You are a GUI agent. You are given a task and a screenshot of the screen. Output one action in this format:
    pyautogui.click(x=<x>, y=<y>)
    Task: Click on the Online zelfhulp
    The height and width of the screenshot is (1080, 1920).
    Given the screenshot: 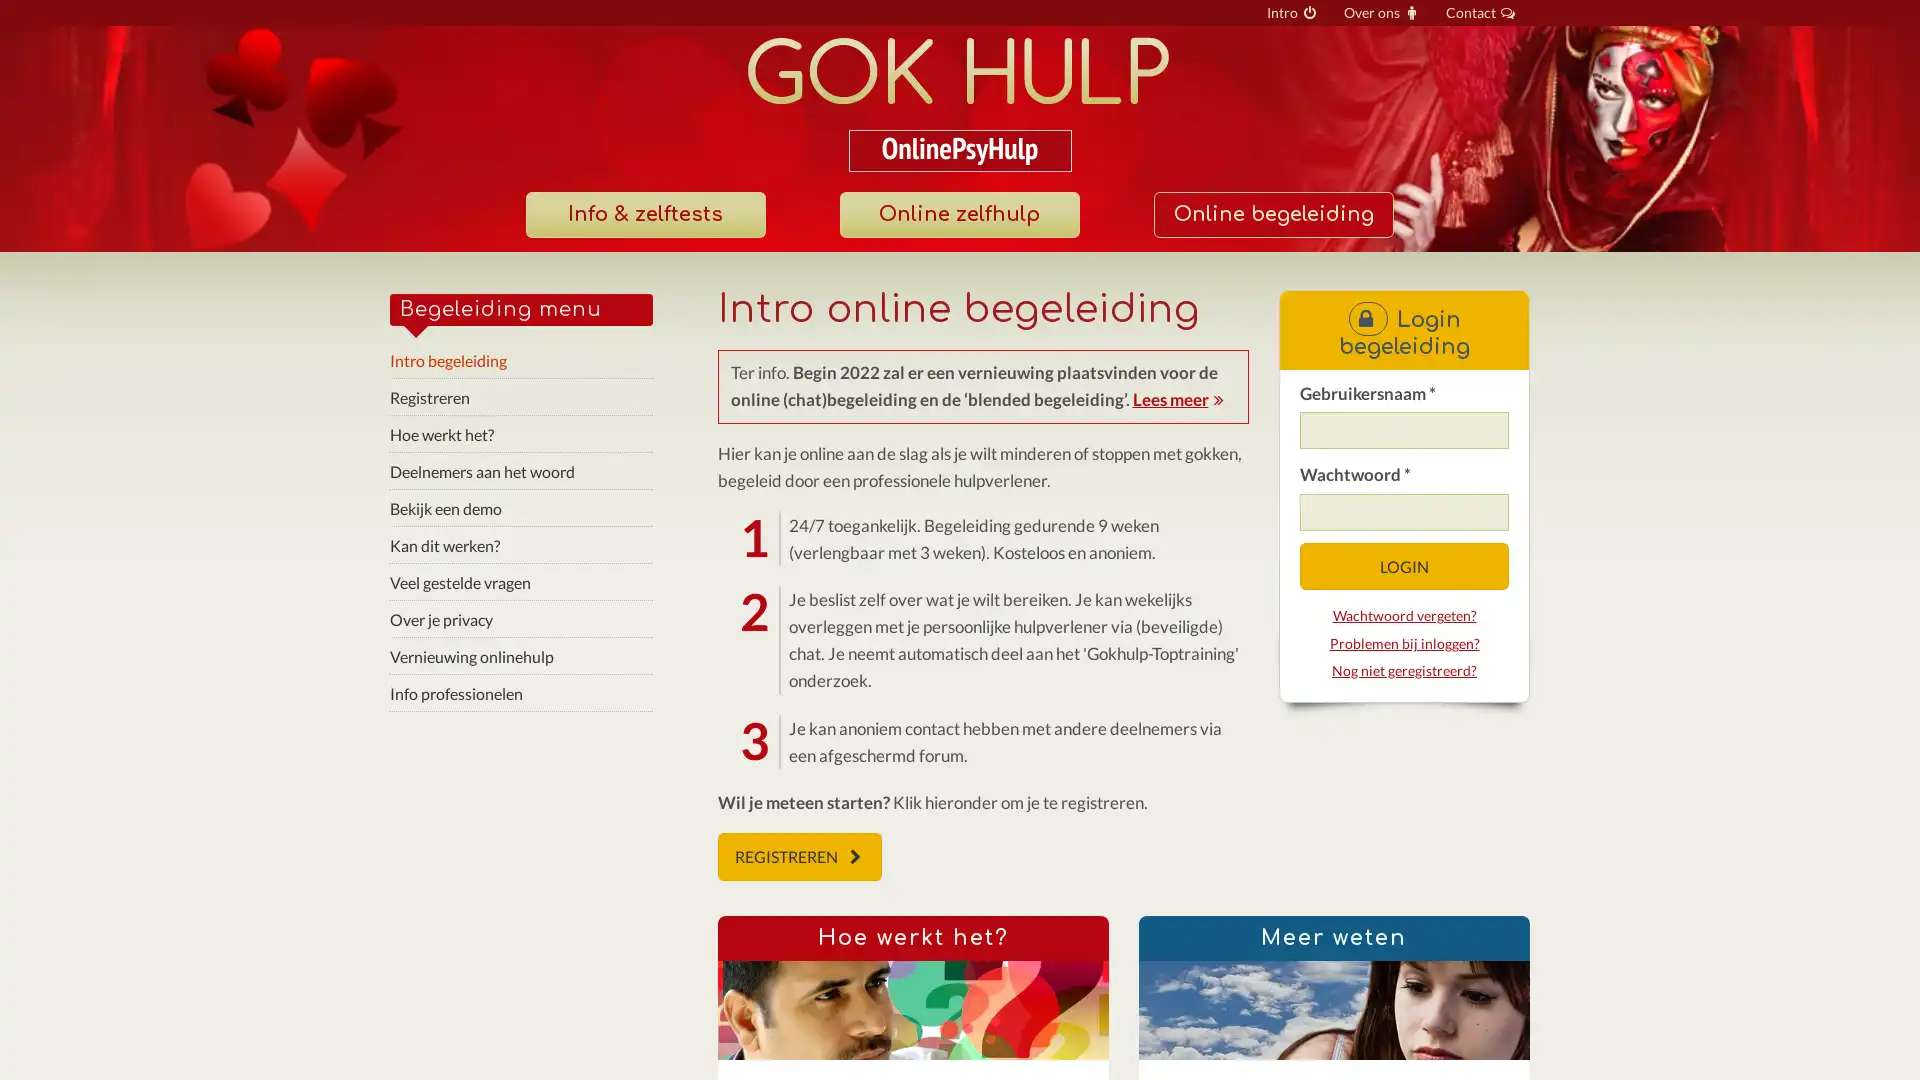 What is the action you would take?
    pyautogui.click(x=958, y=215)
    